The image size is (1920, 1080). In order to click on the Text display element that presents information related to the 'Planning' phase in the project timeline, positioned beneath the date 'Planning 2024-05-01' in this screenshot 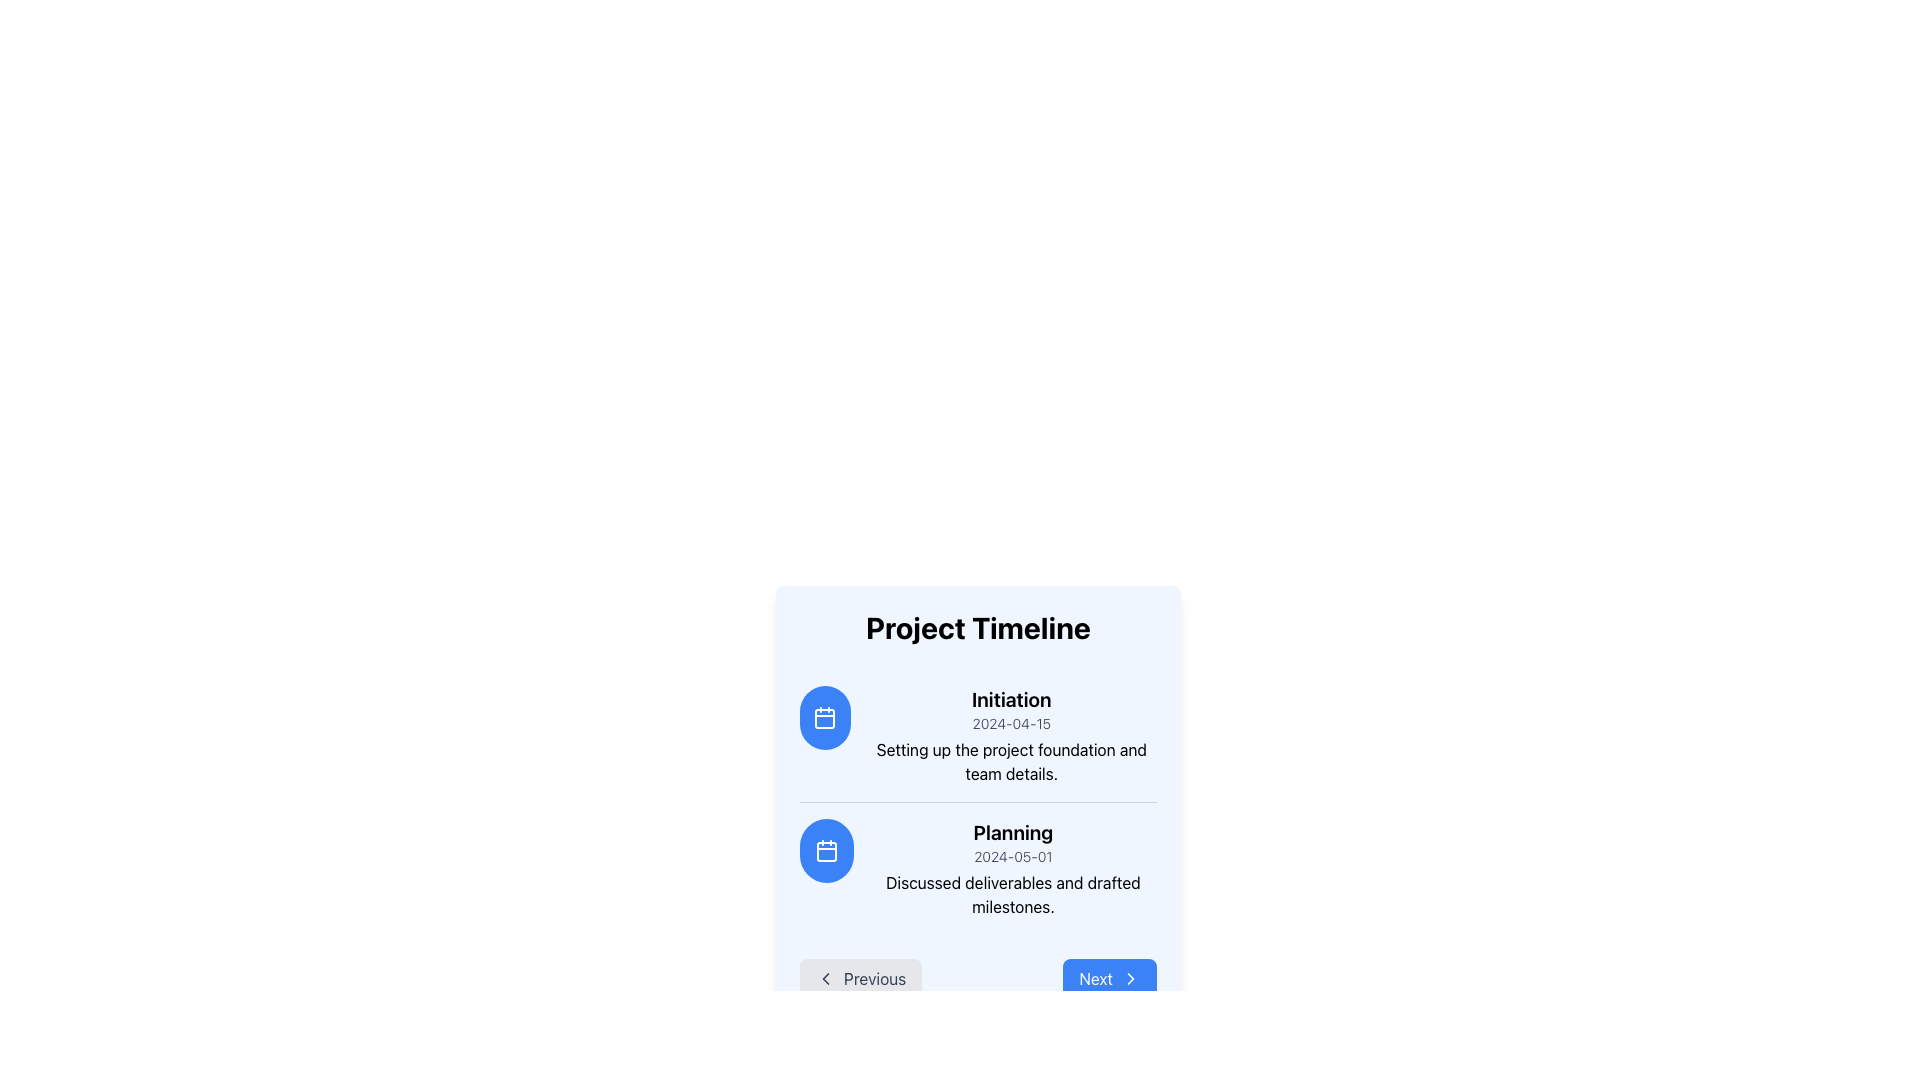, I will do `click(1013, 893)`.